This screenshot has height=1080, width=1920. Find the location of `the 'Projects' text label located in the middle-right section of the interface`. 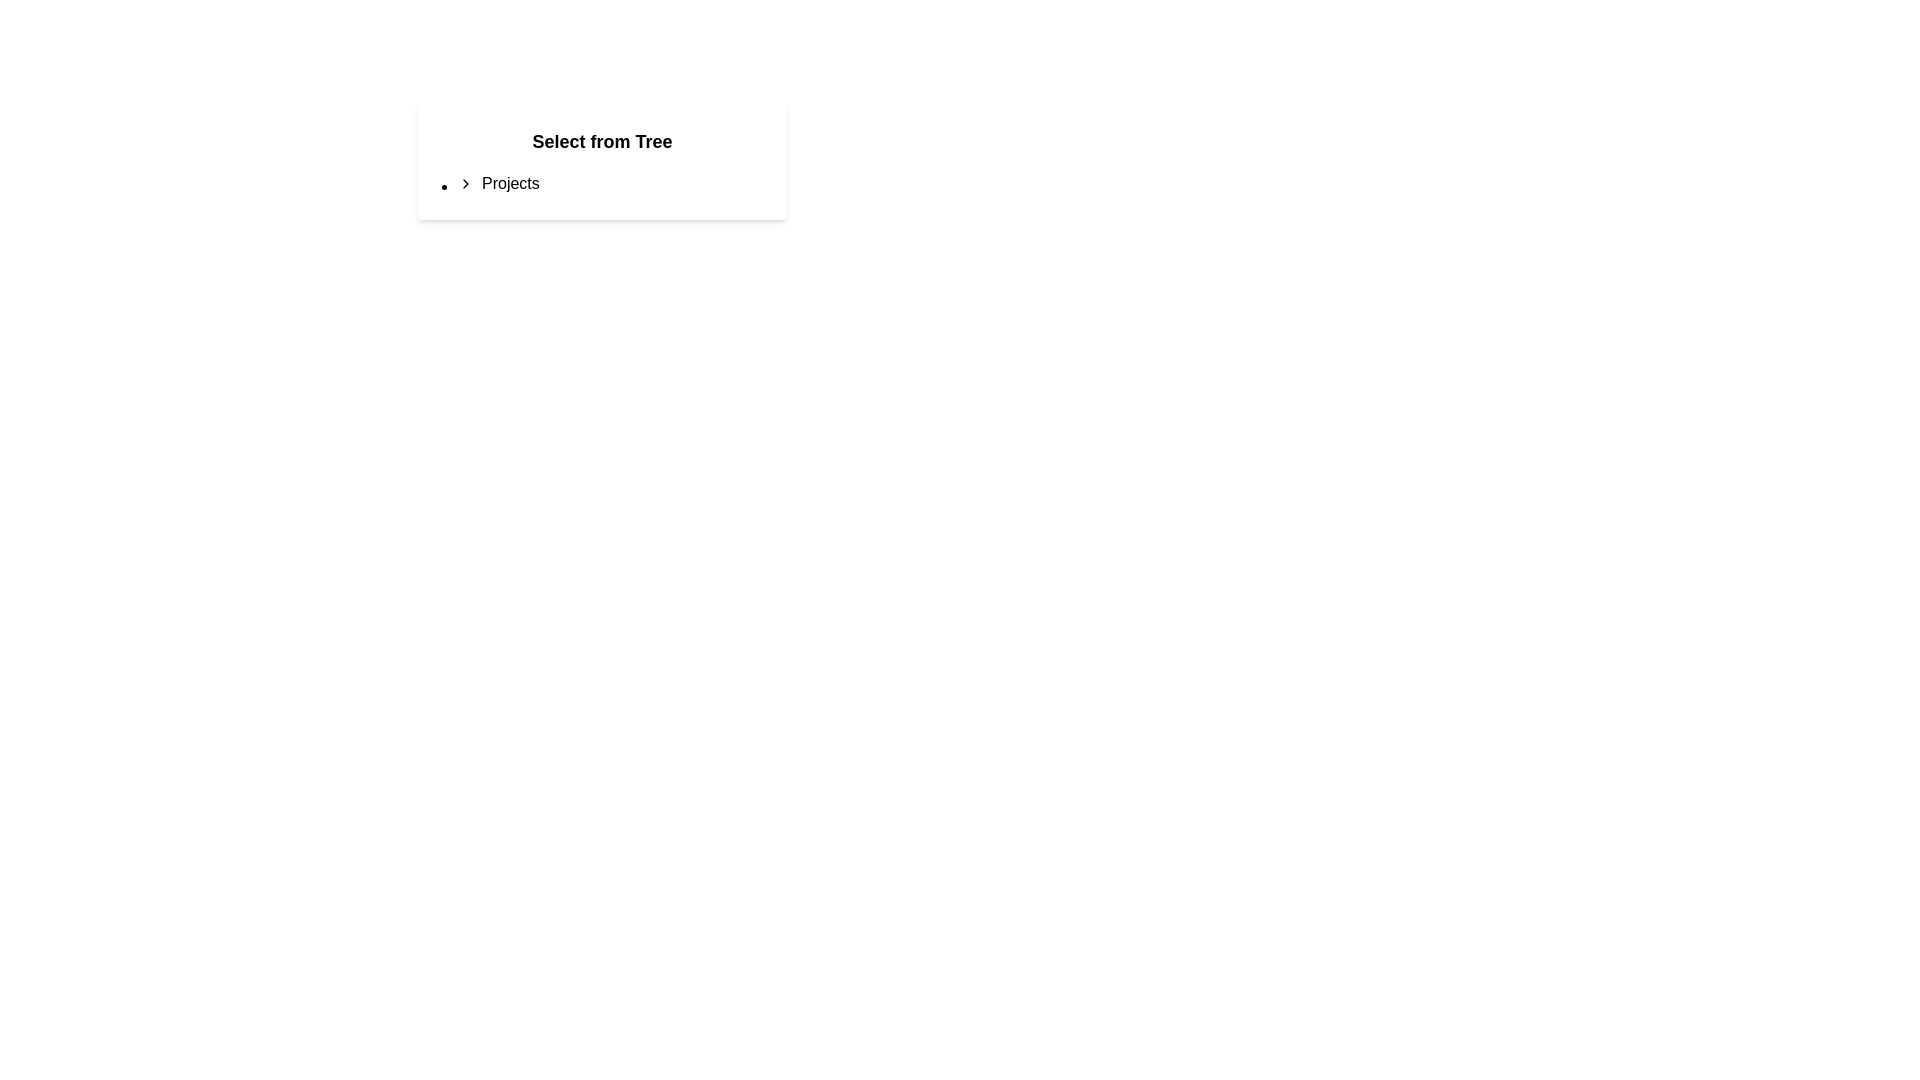

the 'Projects' text label located in the middle-right section of the interface is located at coordinates (510, 184).